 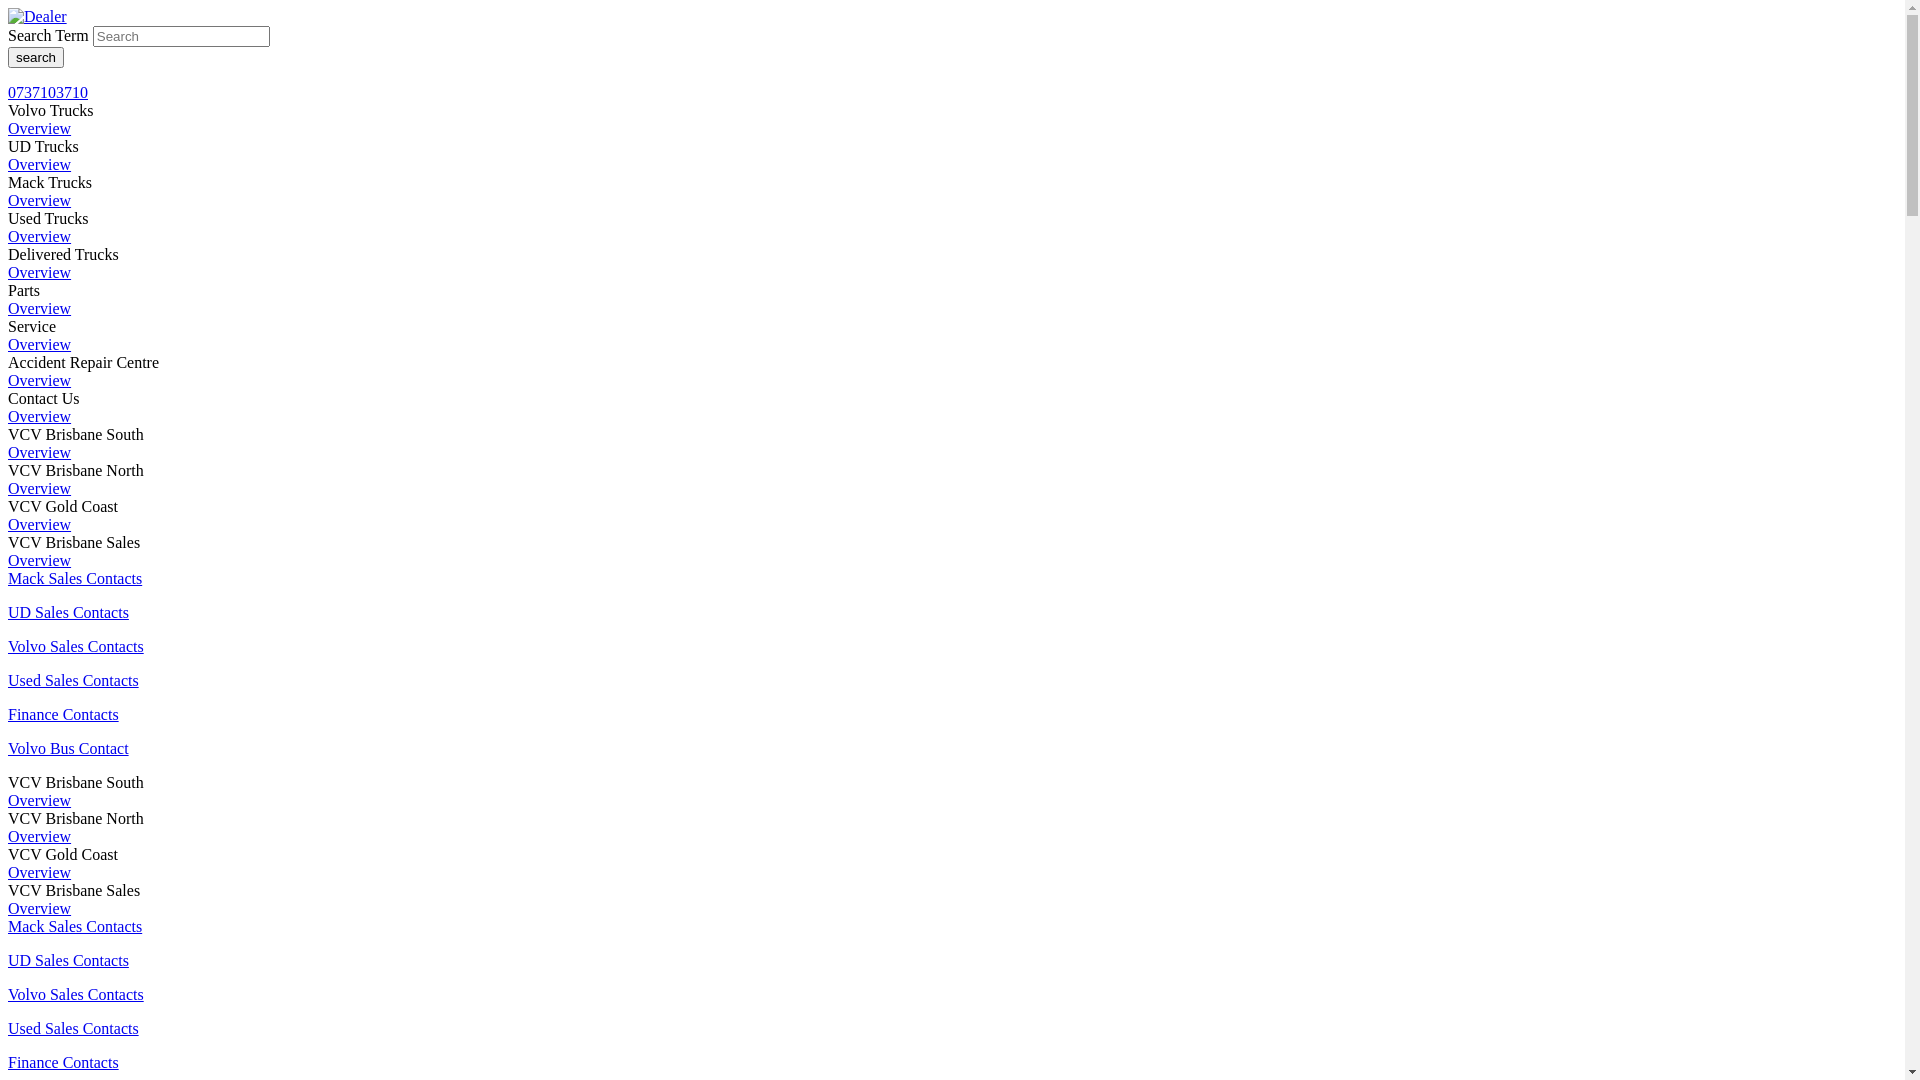 What do you see at coordinates (8, 92) in the screenshot?
I see `'0737103710'` at bounding box center [8, 92].